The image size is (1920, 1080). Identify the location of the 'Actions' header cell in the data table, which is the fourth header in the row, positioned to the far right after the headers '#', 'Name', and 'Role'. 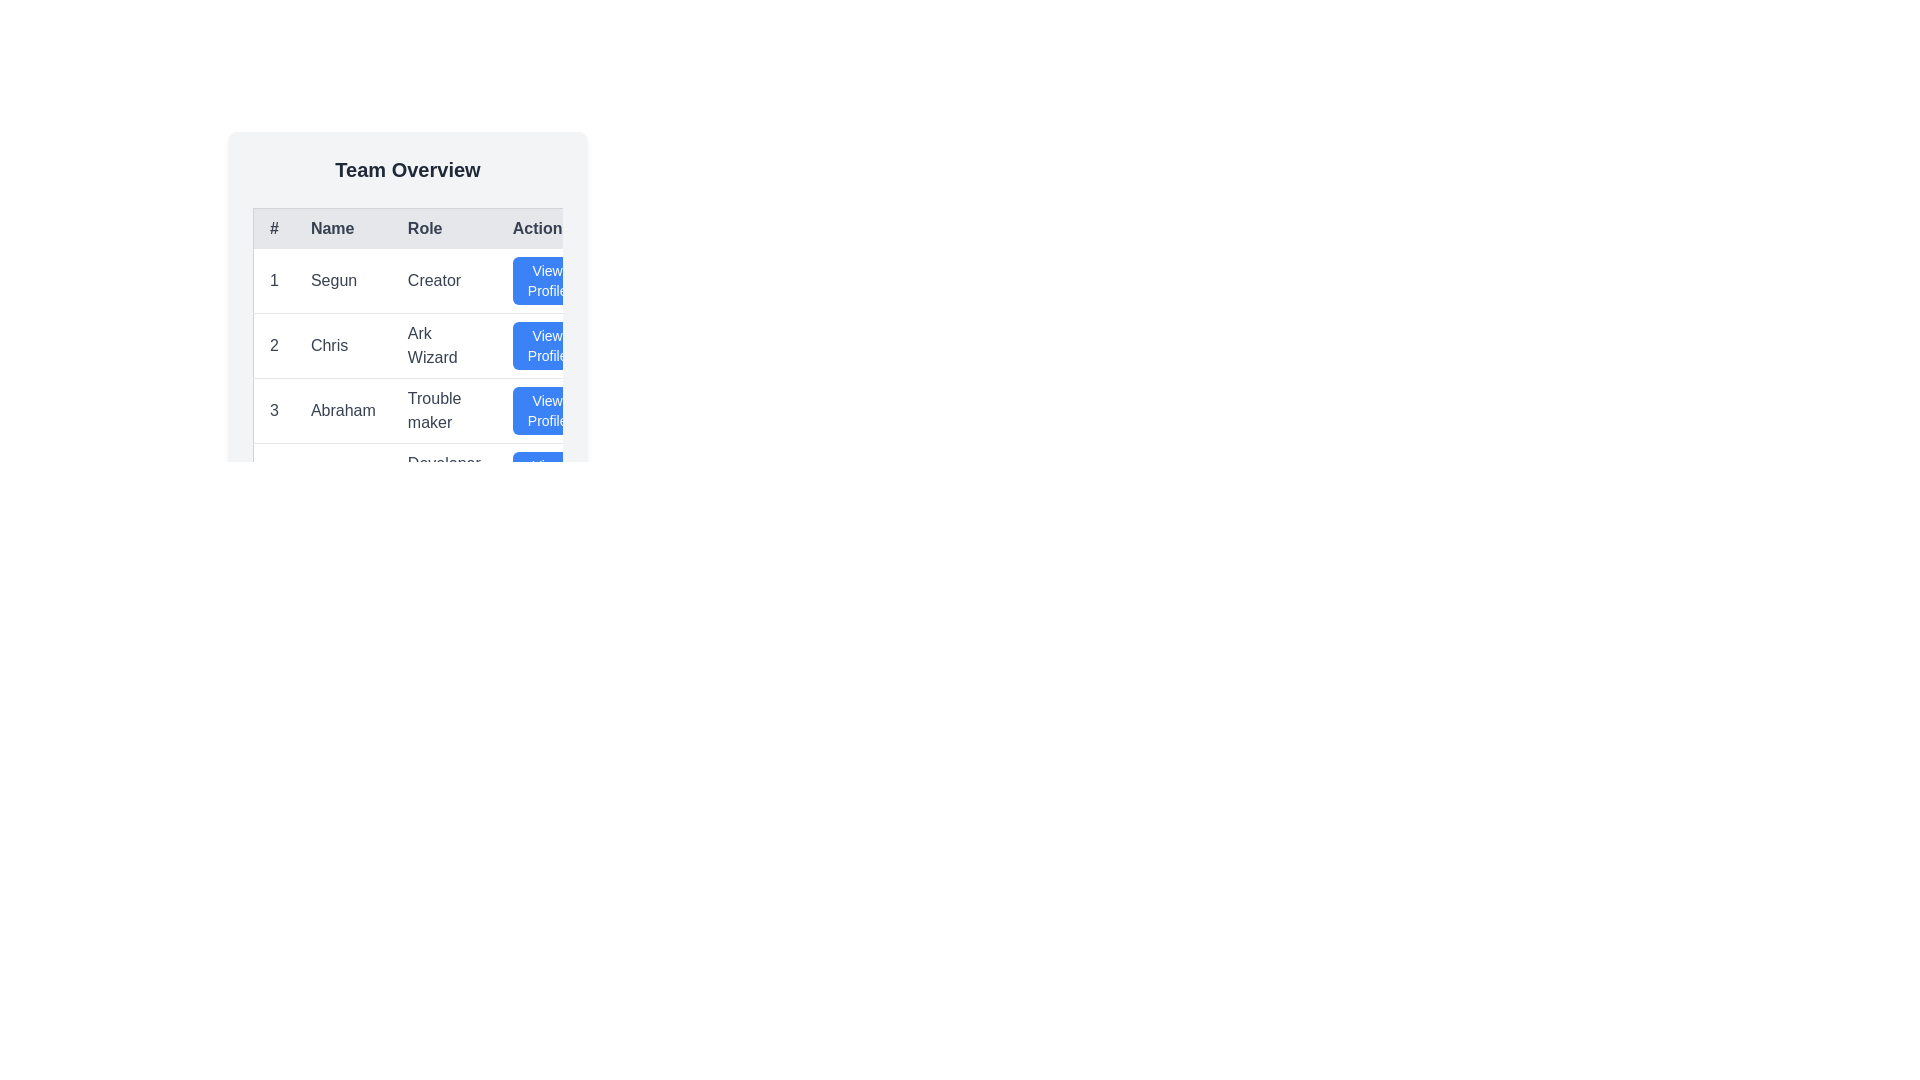
(556, 227).